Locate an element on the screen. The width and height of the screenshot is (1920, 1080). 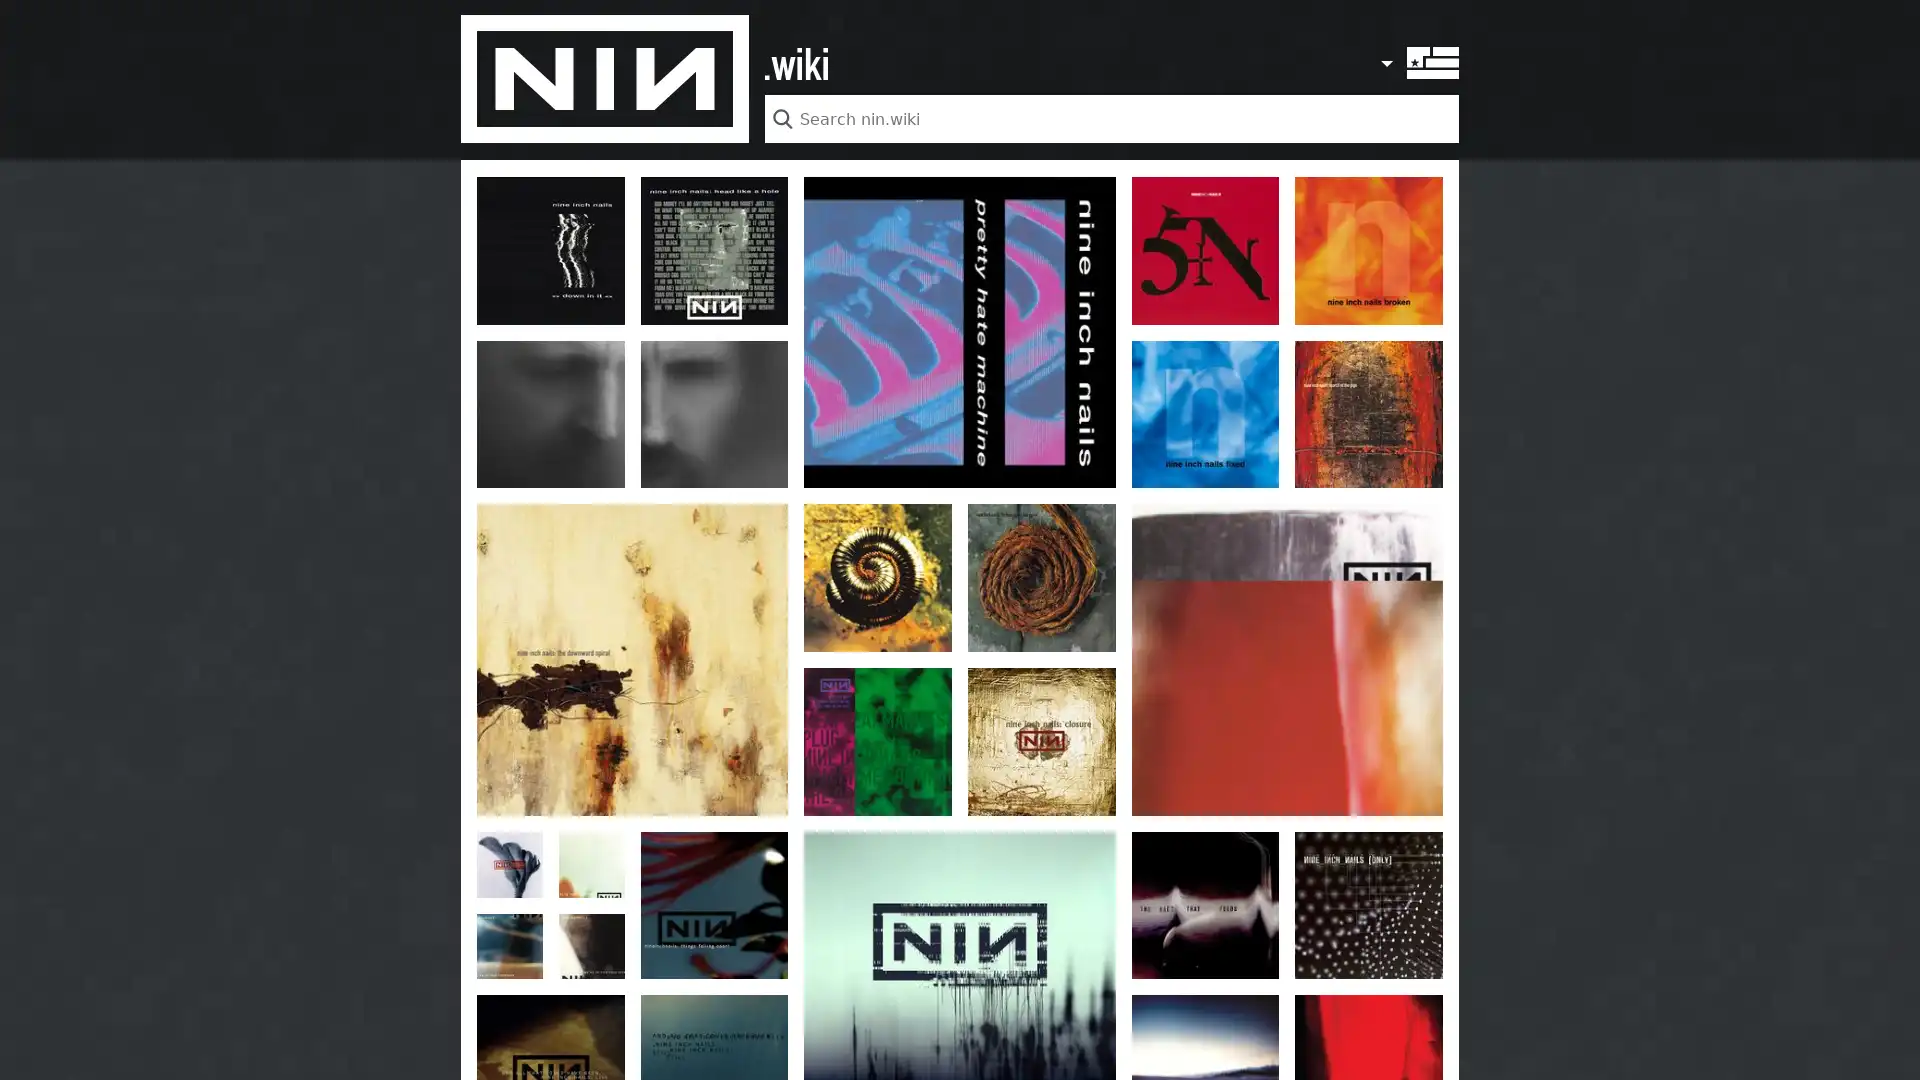
User menu is located at coordinates (1384, 52).